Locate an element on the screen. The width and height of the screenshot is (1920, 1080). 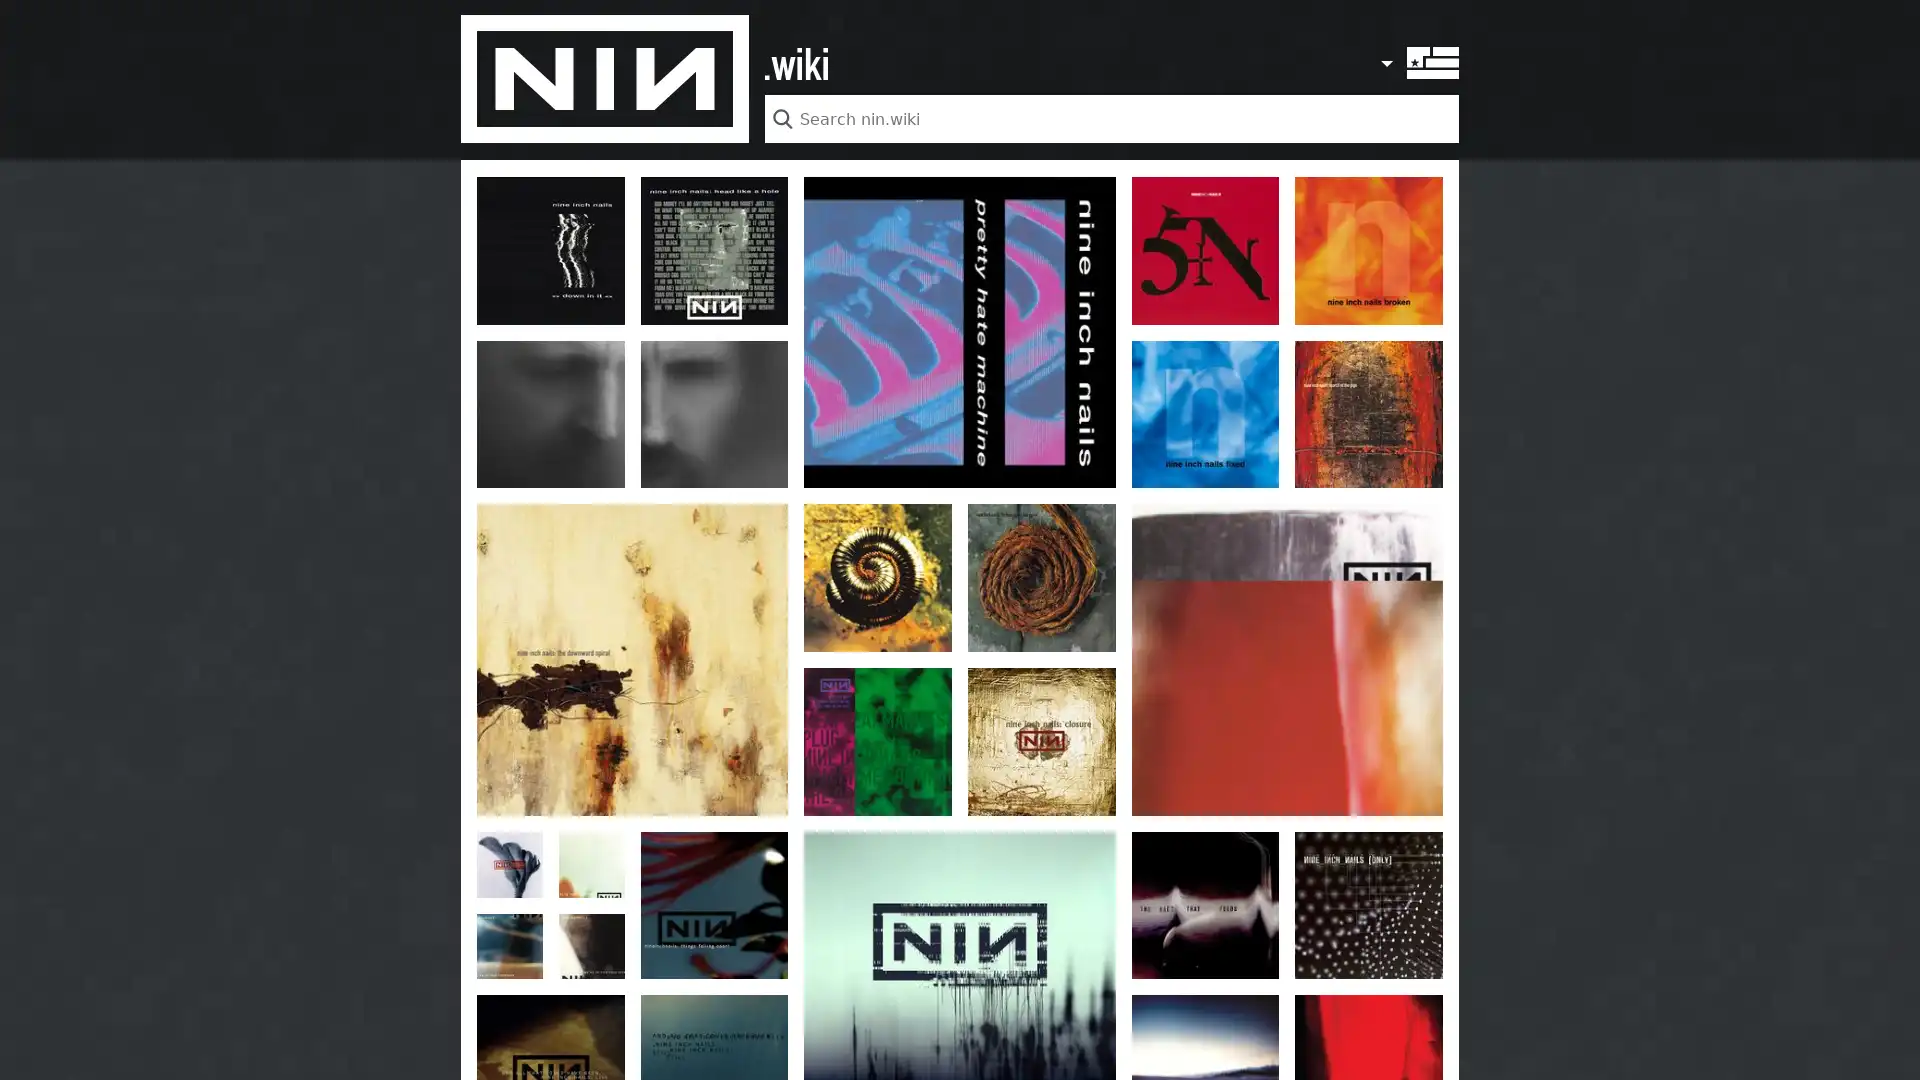
User menu is located at coordinates (1384, 52).